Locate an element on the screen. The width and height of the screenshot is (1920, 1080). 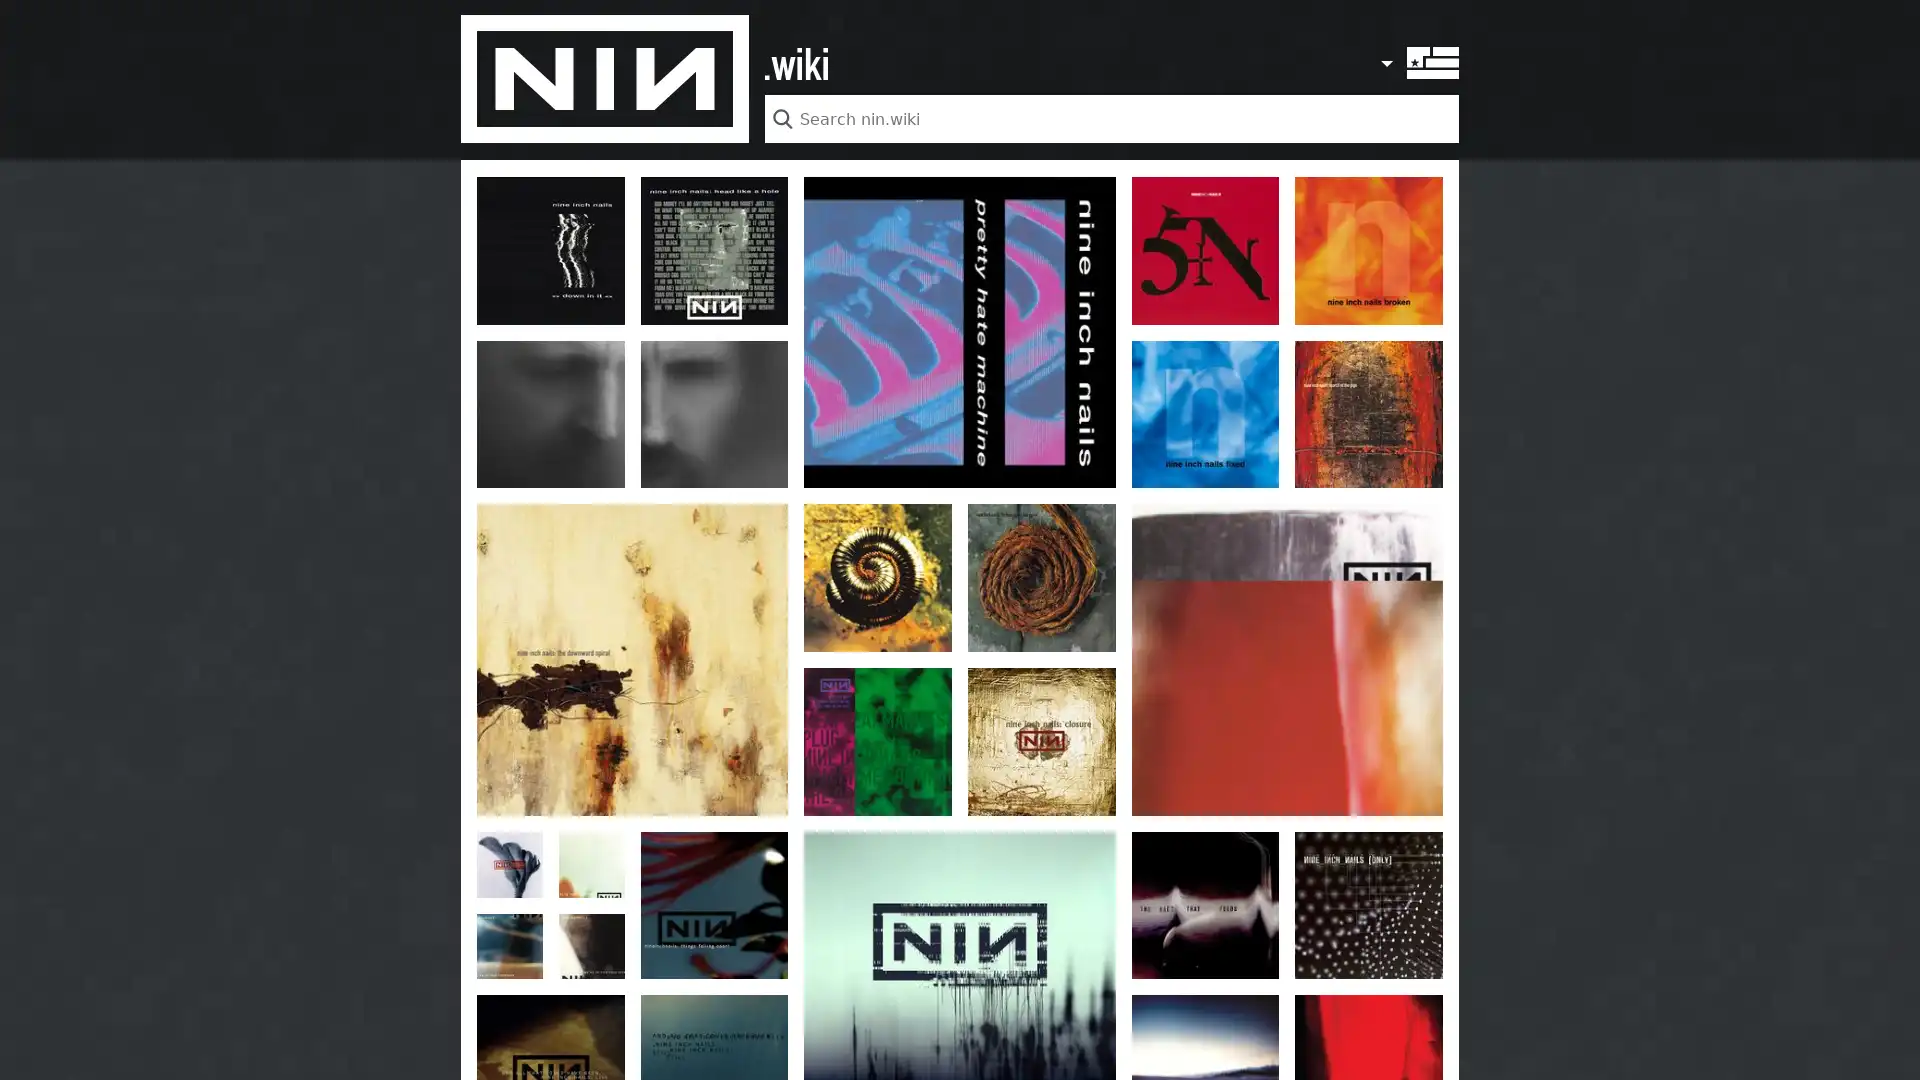
User menu is located at coordinates (1384, 52).